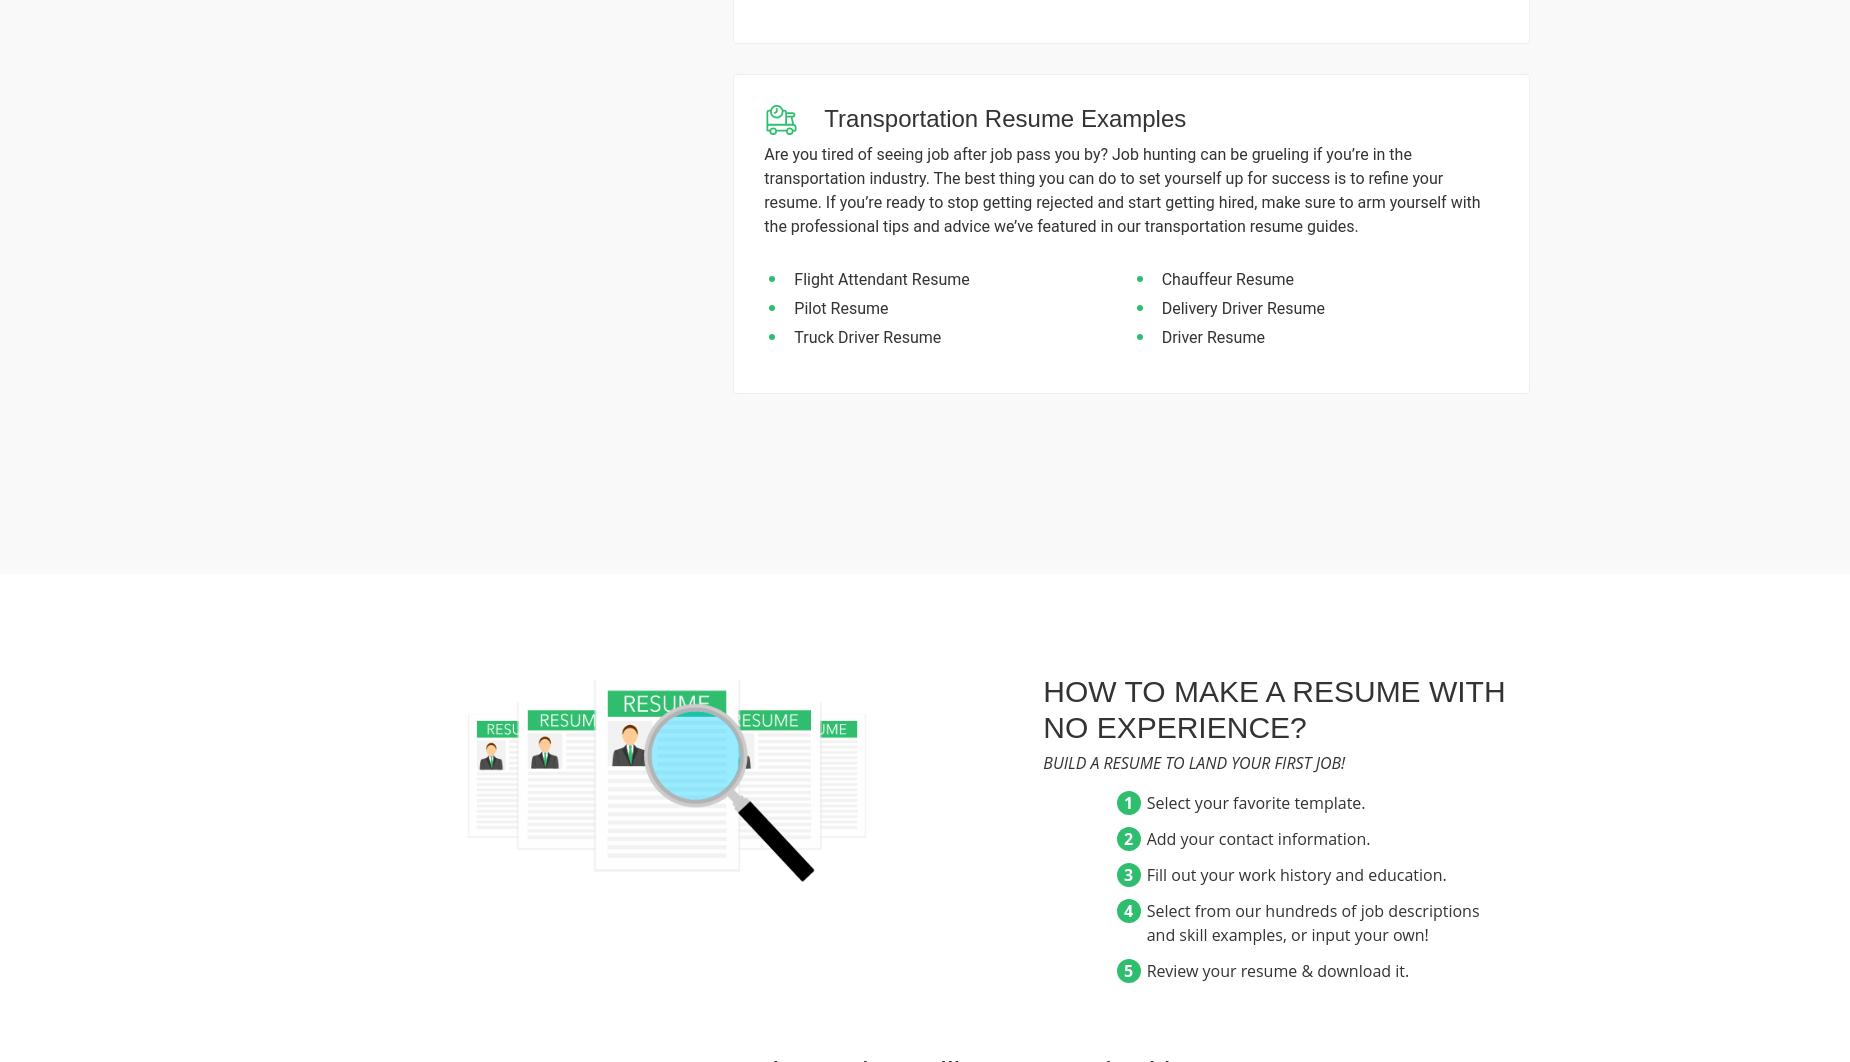  I want to click on 'Truck Driver Resume', so click(867, 336).